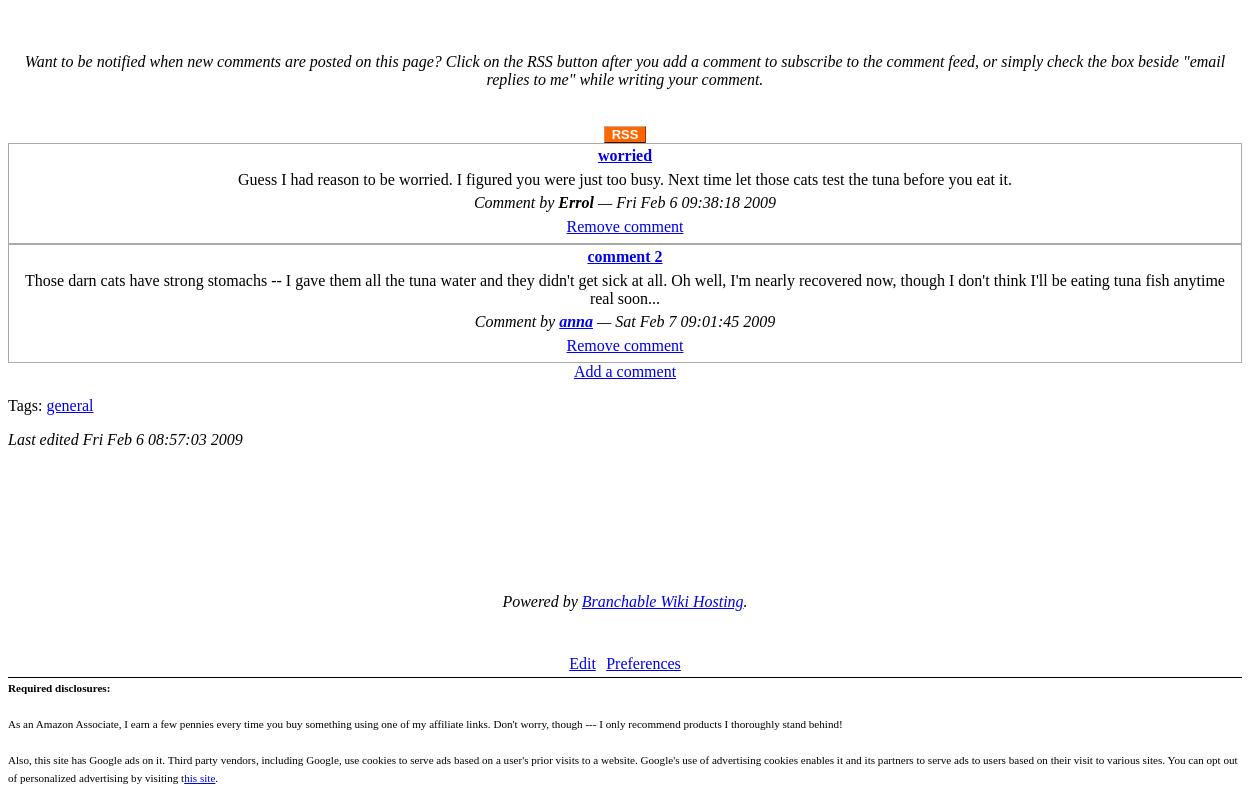 Image resolution: width=1250 pixels, height=794 pixels. Describe the element at coordinates (695, 201) in the screenshot. I see `'Fri Feb  6 09:38:18 2009'` at that location.